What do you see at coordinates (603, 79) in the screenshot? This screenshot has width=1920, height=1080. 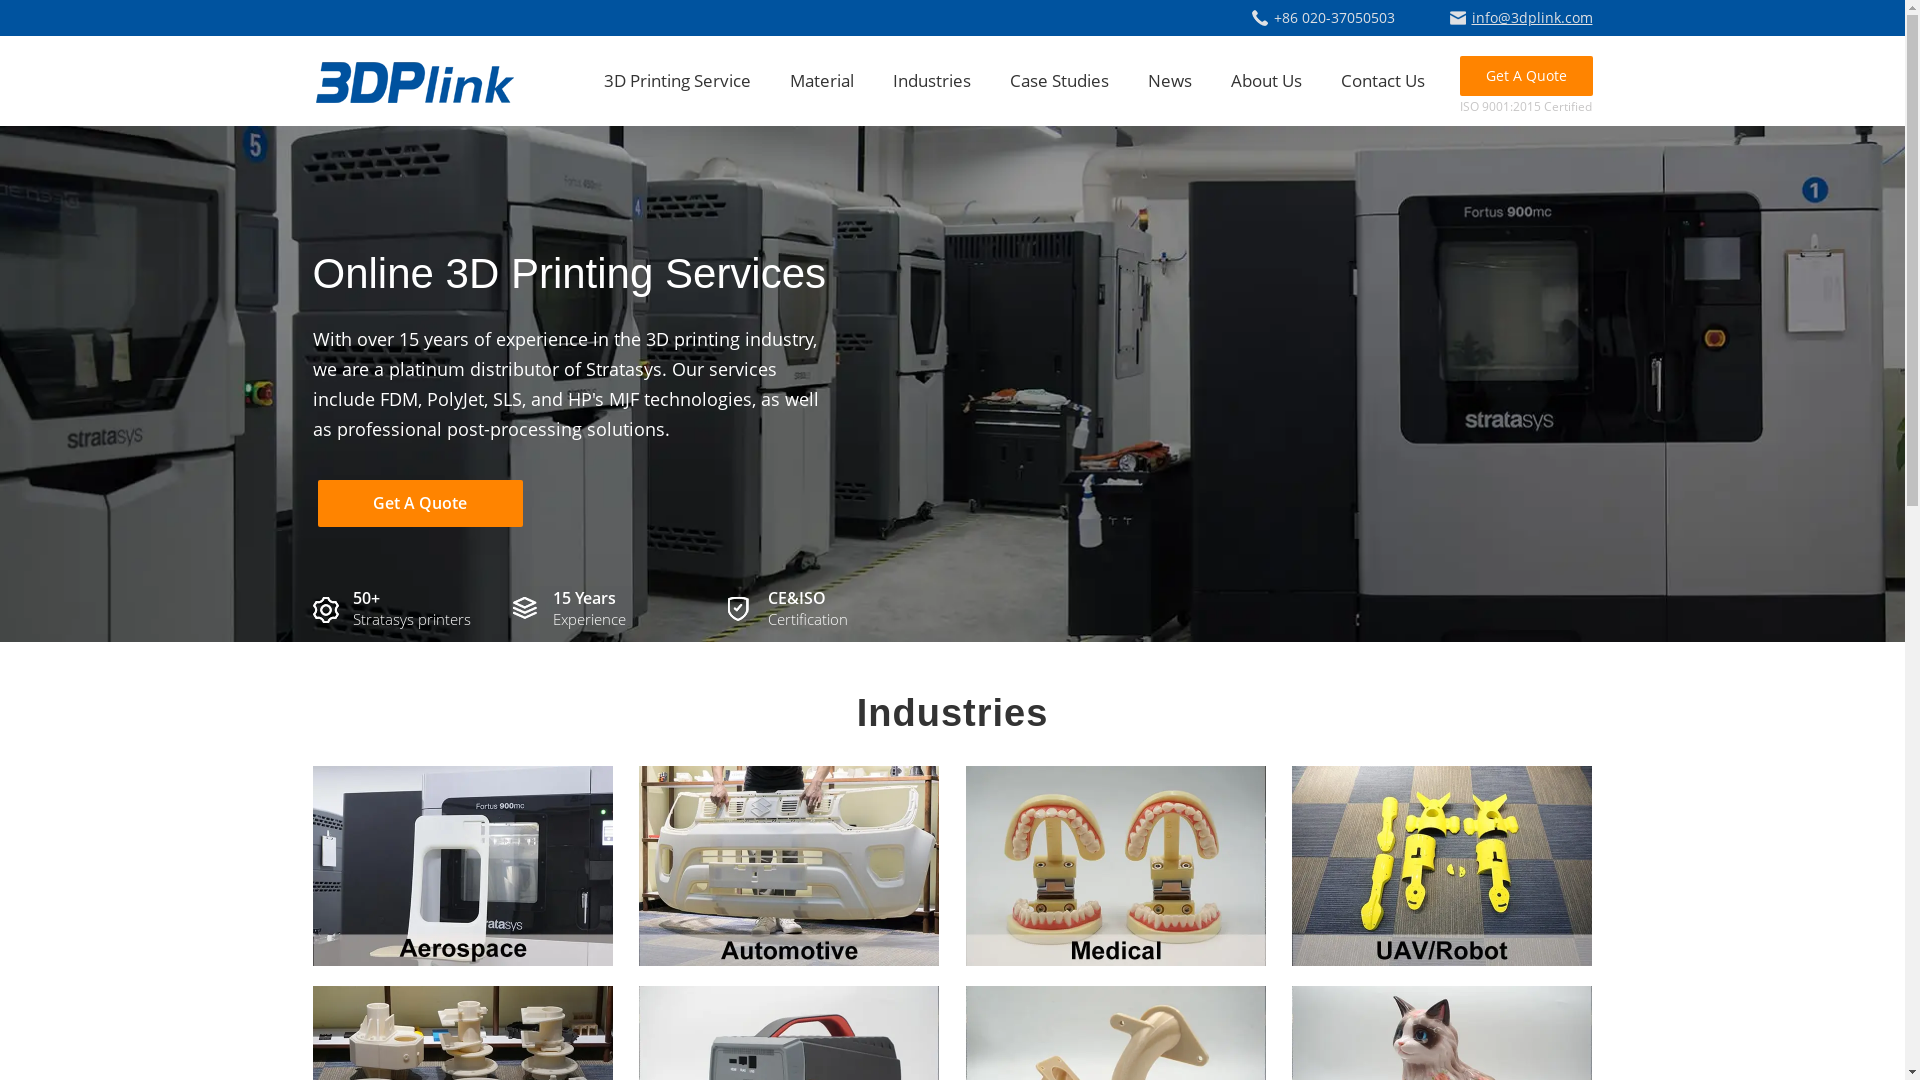 I see `'3D Printing Service'` at bounding box center [603, 79].